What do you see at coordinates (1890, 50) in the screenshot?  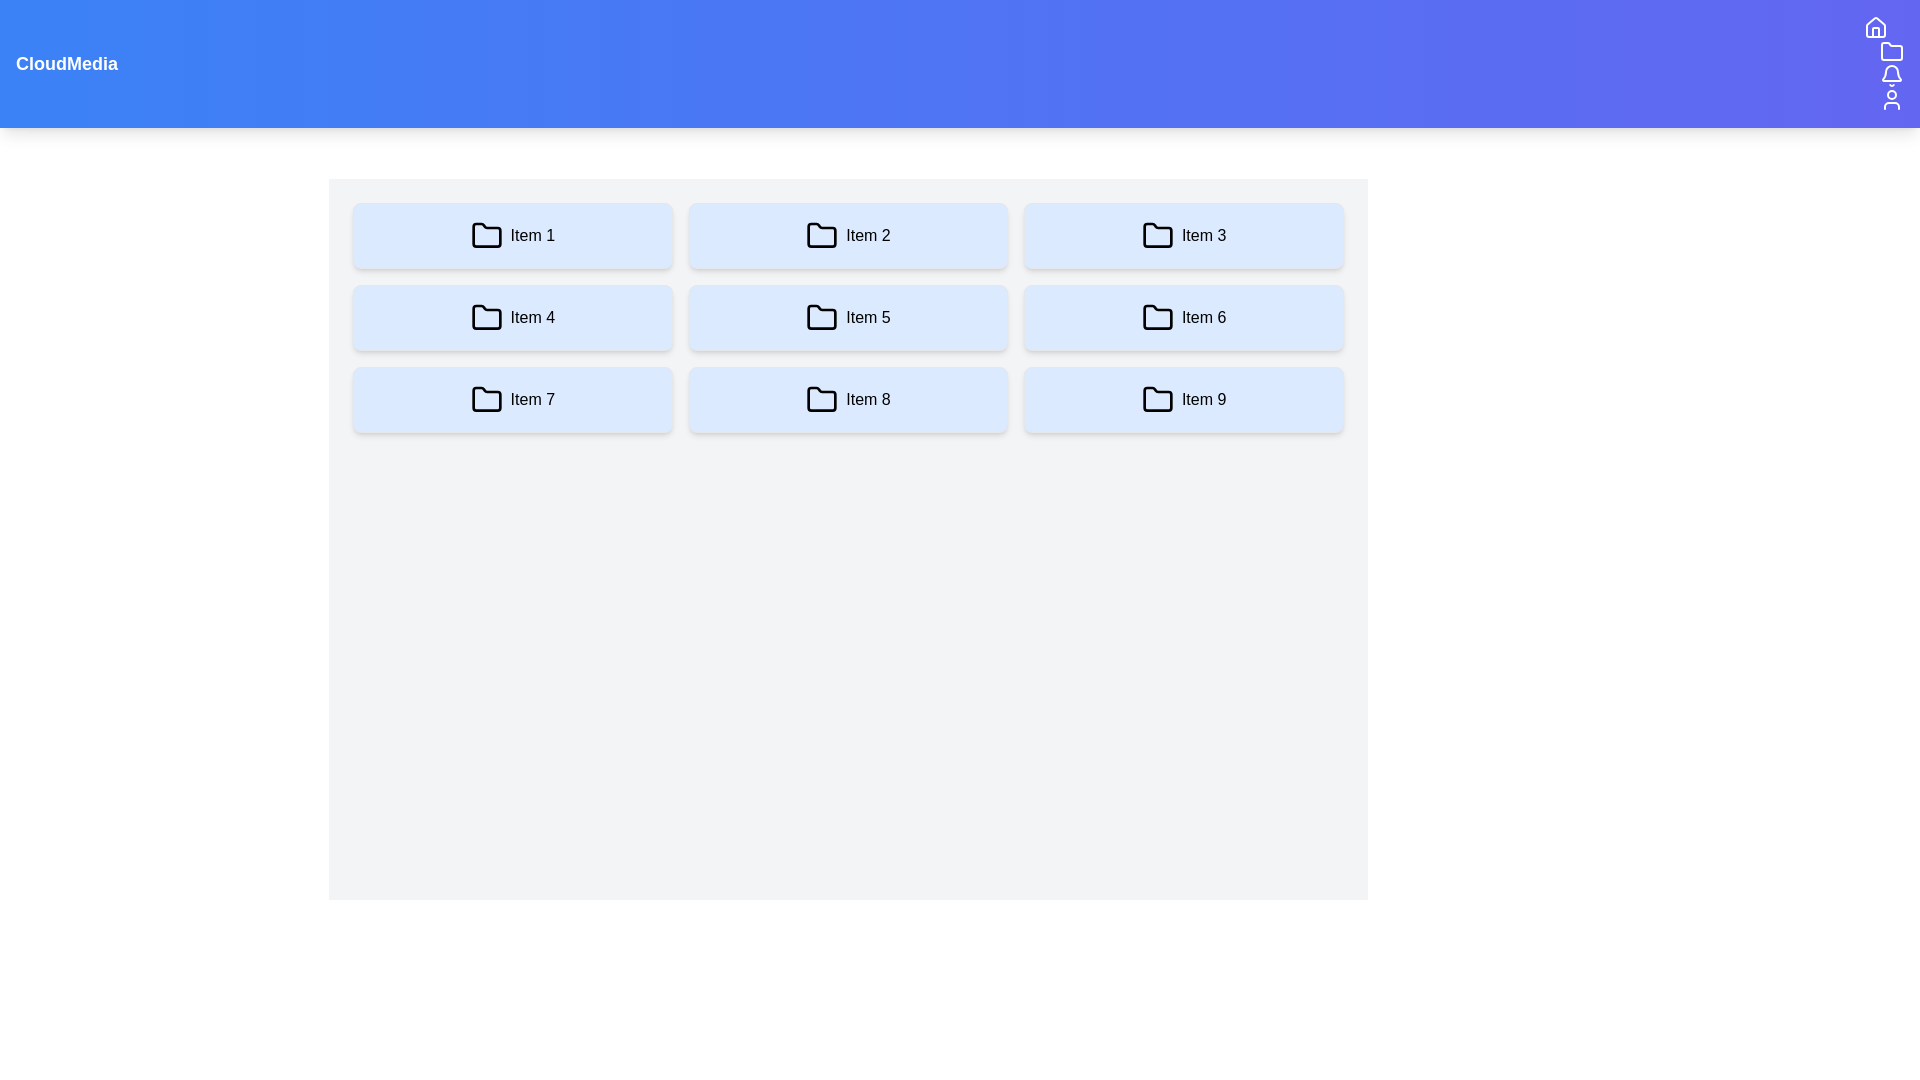 I see `the Folder navigation icon` at bounding box center [1890, 50].